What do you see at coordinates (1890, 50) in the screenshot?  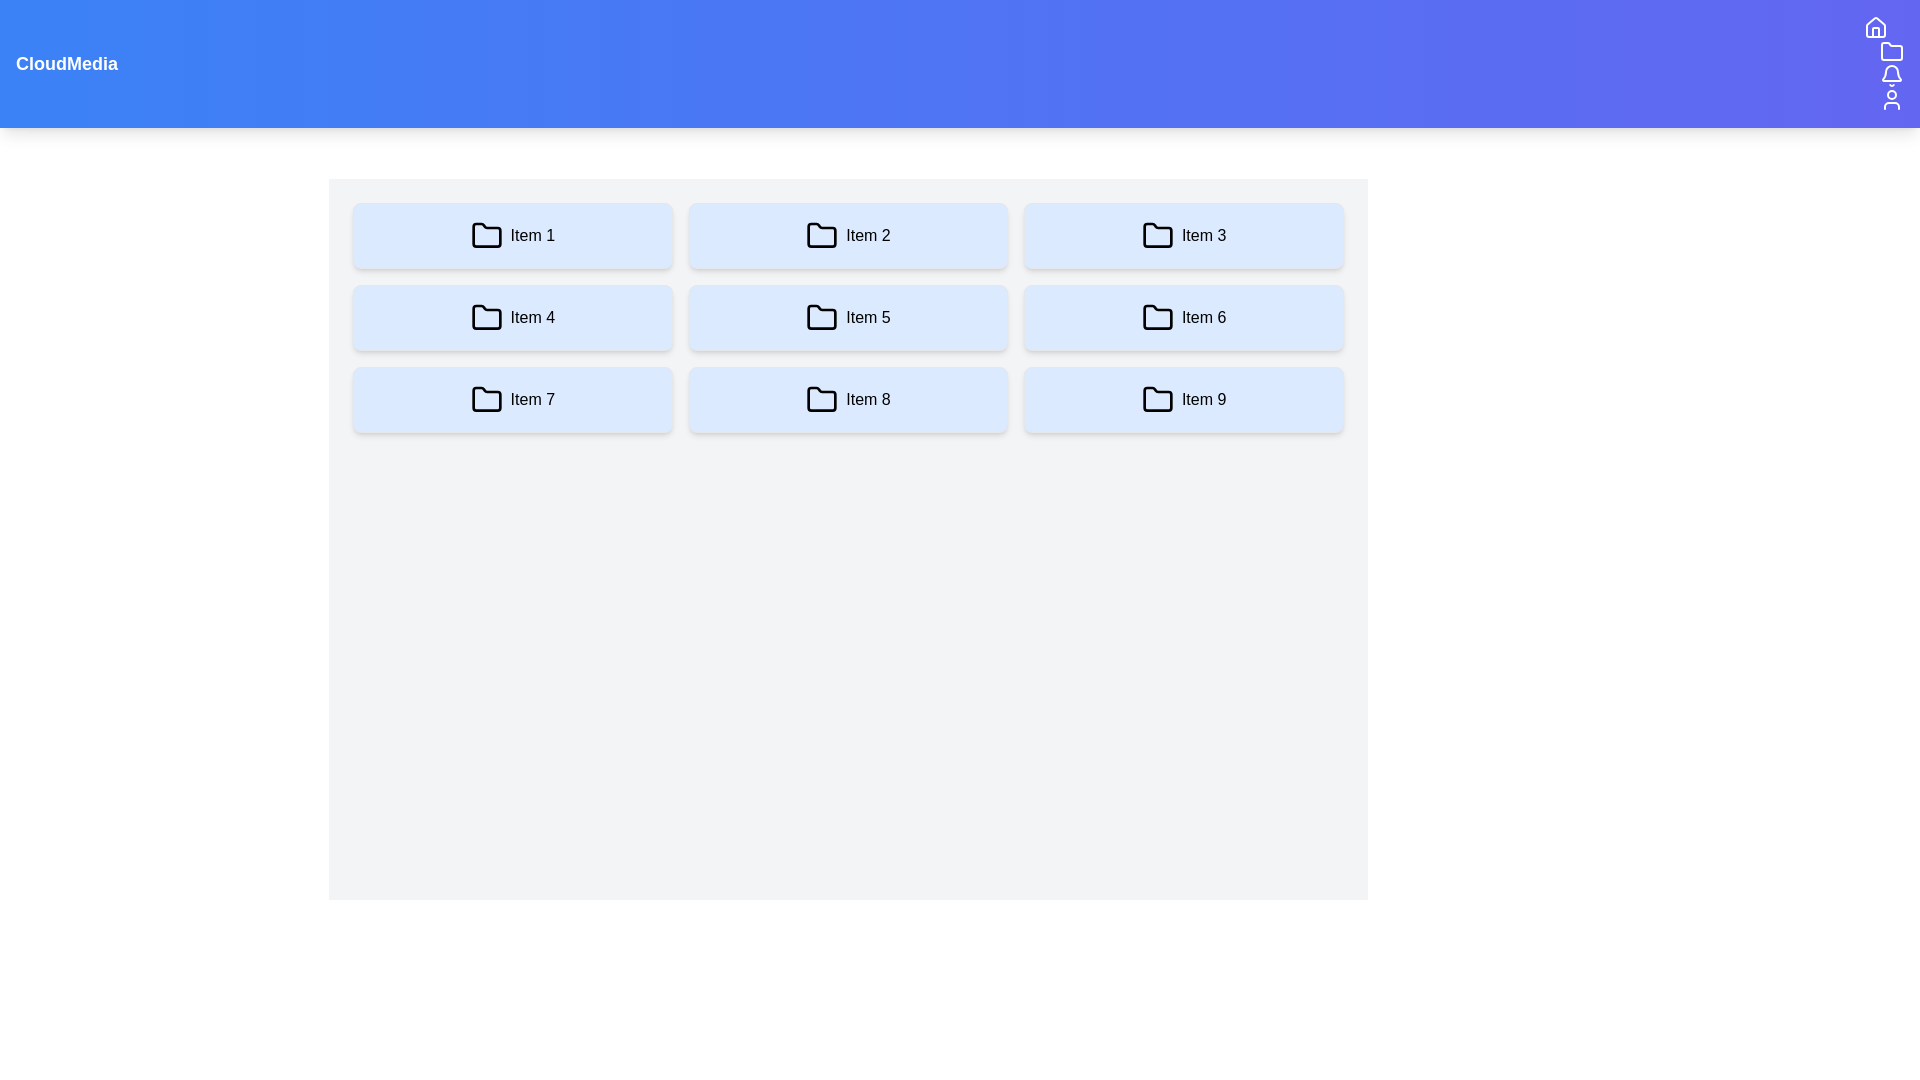 I see `the Folder navigation icon` at bounding box center [1890, 50].